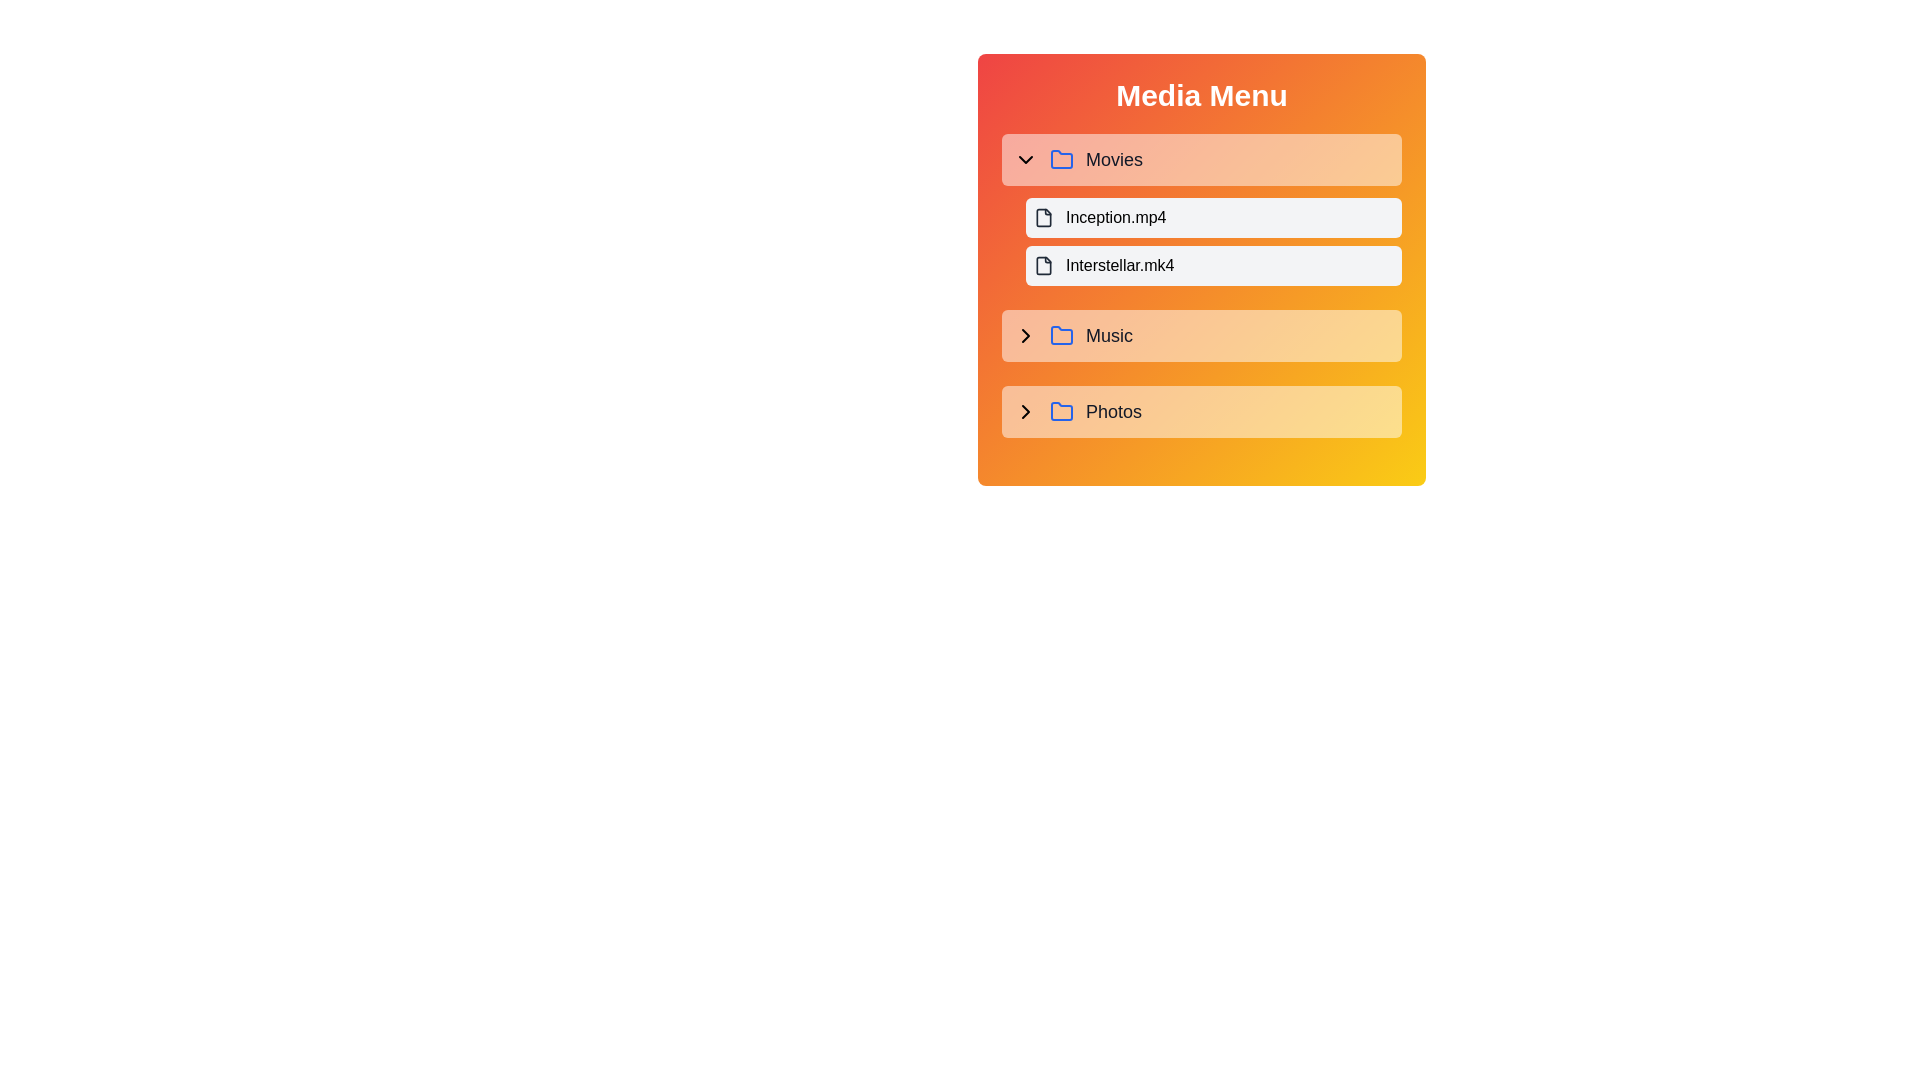  Describe the element at coordinates (1200, 411) in the screenshot. I see `the fourth item in the 'Media Menu' section, which is a folder labeled 'Photos'` at that location.